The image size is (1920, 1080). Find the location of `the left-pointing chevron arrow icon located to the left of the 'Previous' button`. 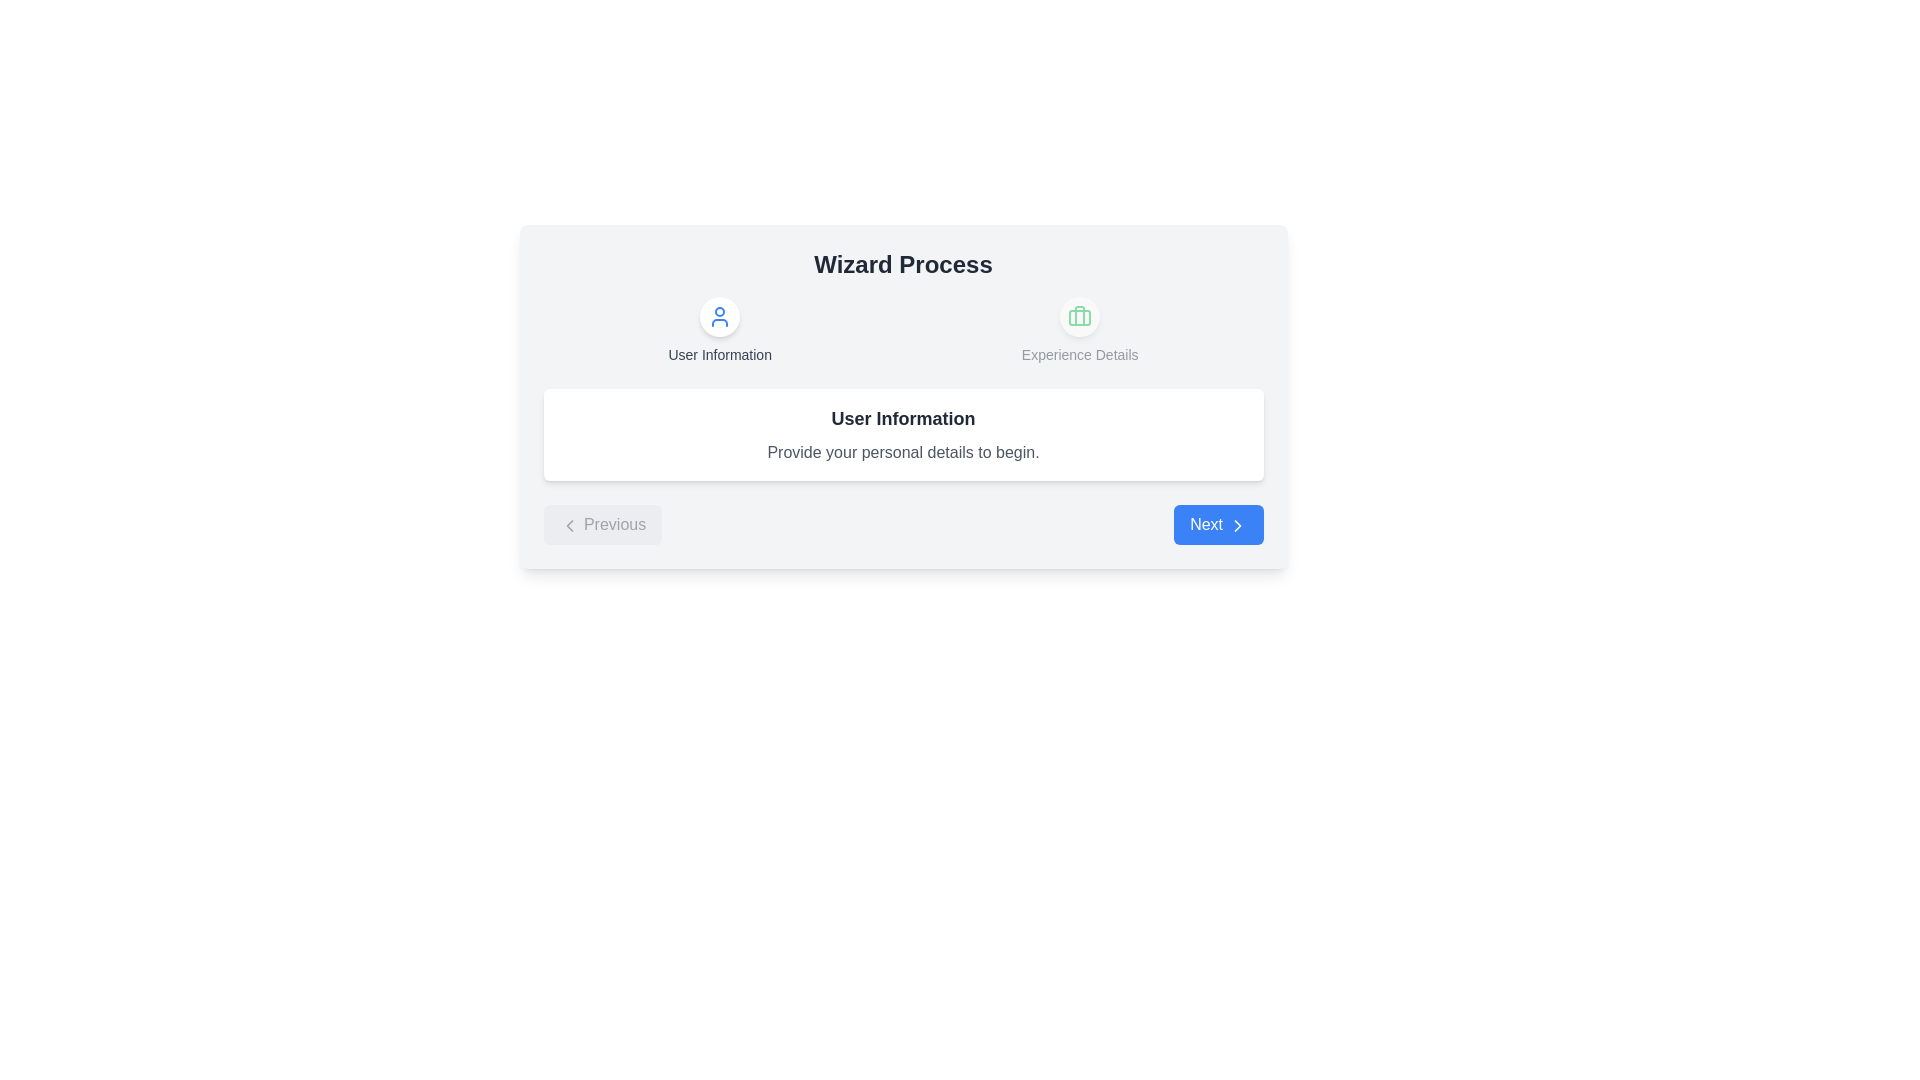

the left-pointing chevron arrow icon located to the left of the 'Previous' button is located at coordinates (568, 524).